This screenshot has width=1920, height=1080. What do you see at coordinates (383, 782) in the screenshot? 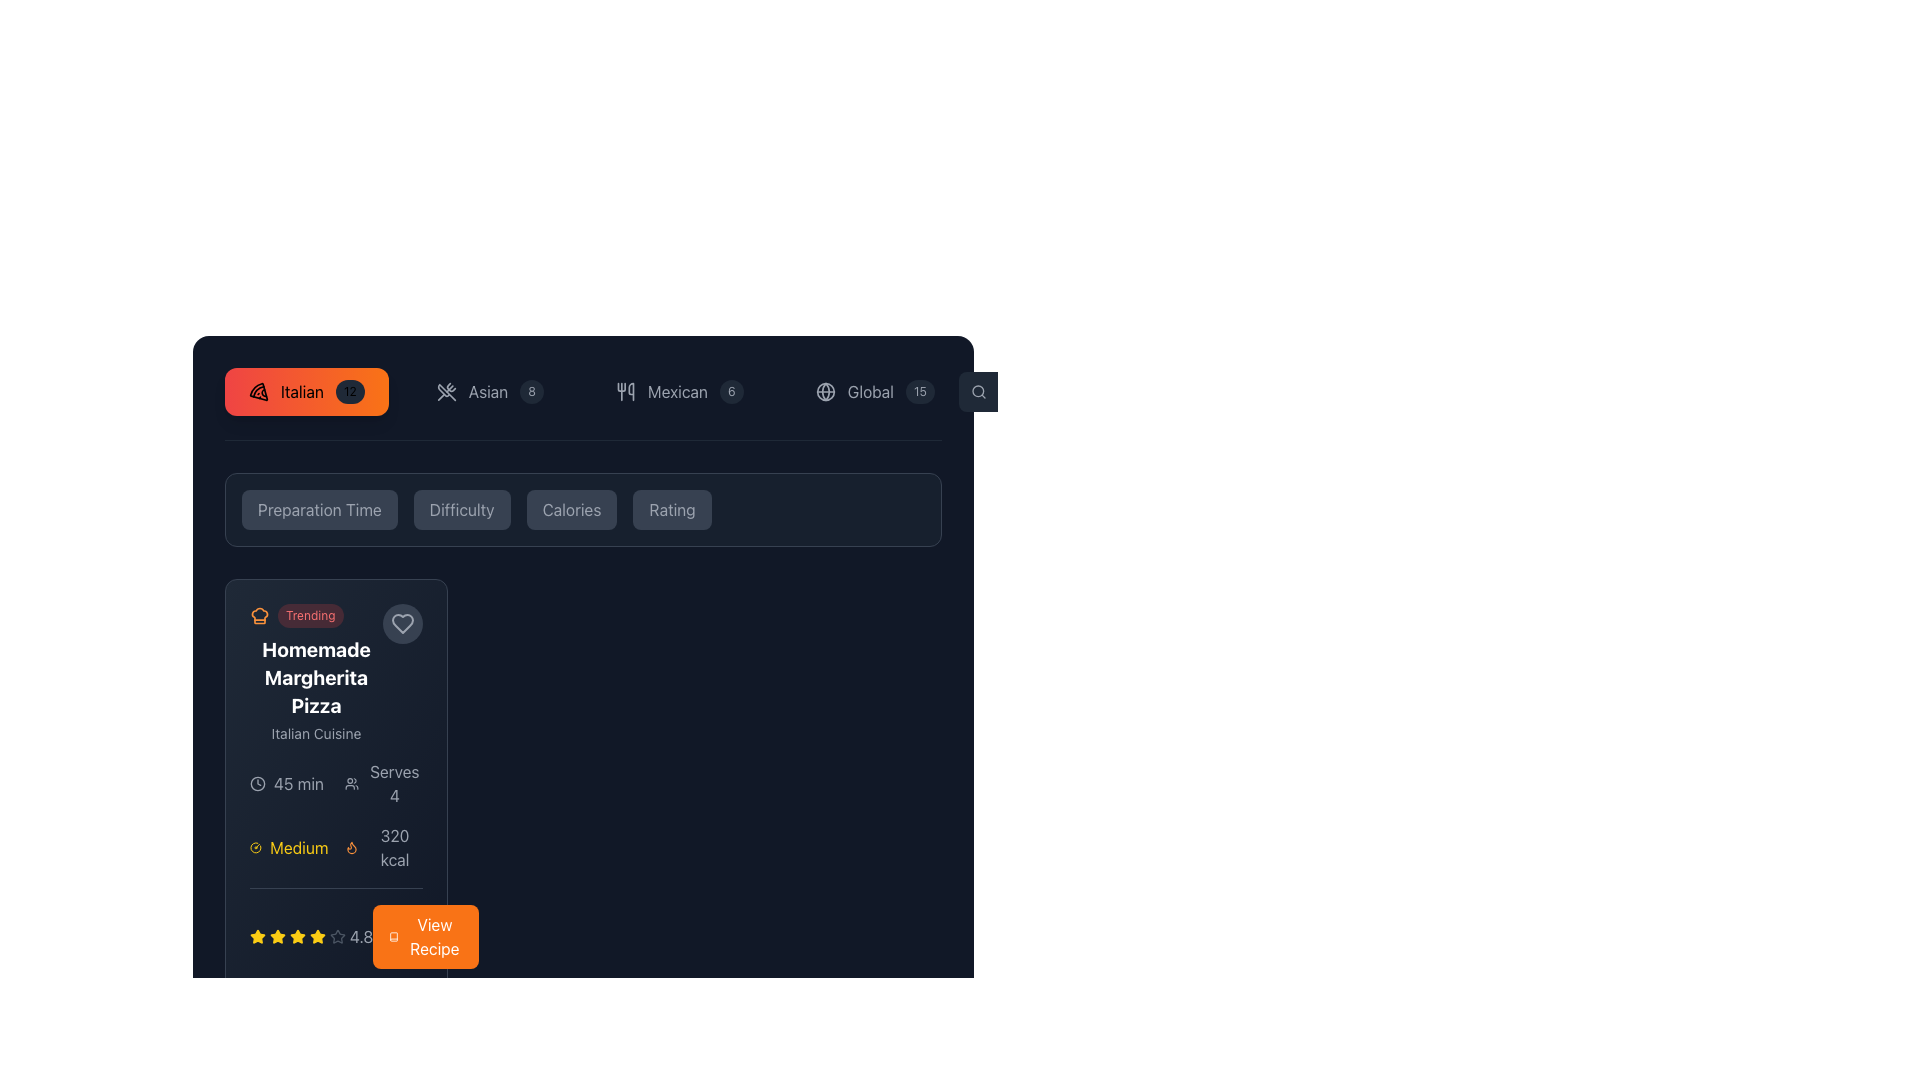
I see `the associated icon of the 'Serves 4' label, which is styled with a gray font and is the second item in a horizontal arrangement within a card component` at bounding box center [383, 782].